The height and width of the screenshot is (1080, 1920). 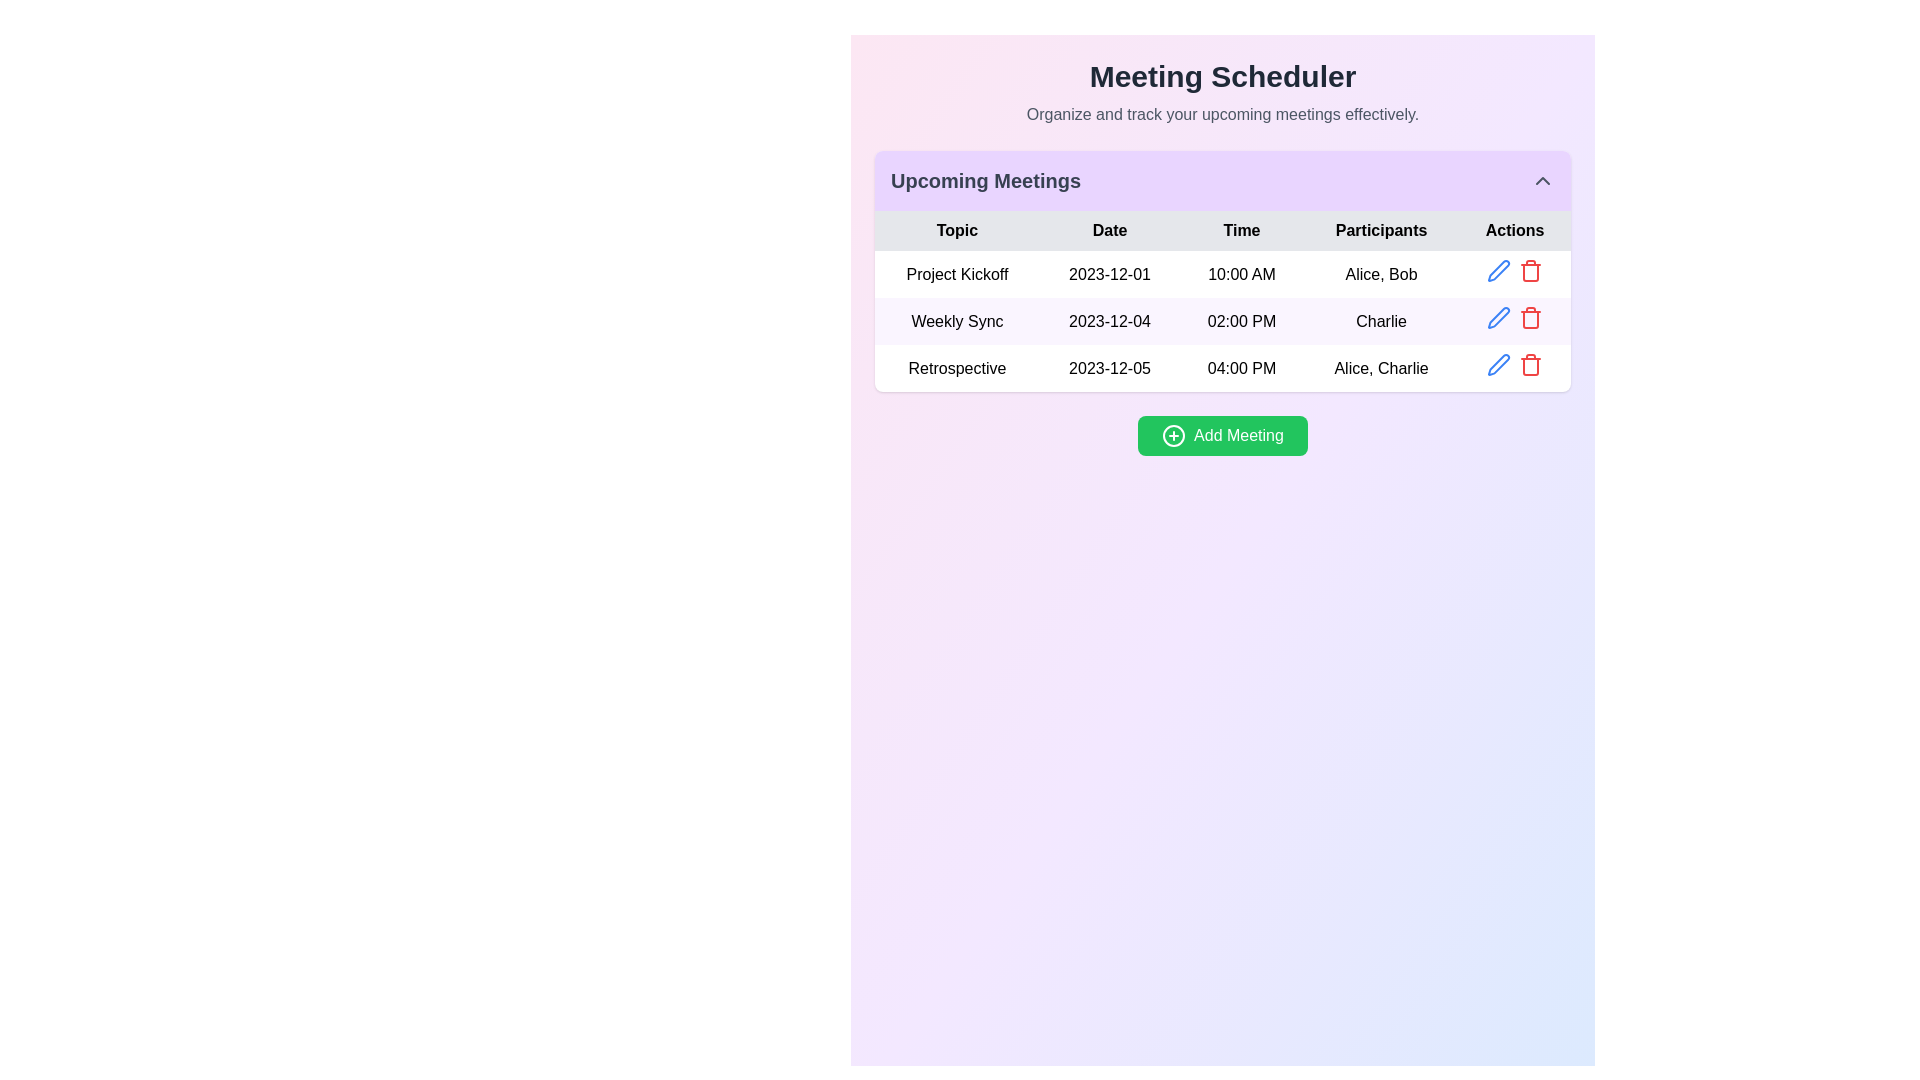 What do you see at coordinates (1380, 230) in the screenshot?
I see `the 'Participants' text label in the header row of the table, which is styled in bold font and located between the 'Time' and 'Actions' columns` at bounding box center [1380, 230].